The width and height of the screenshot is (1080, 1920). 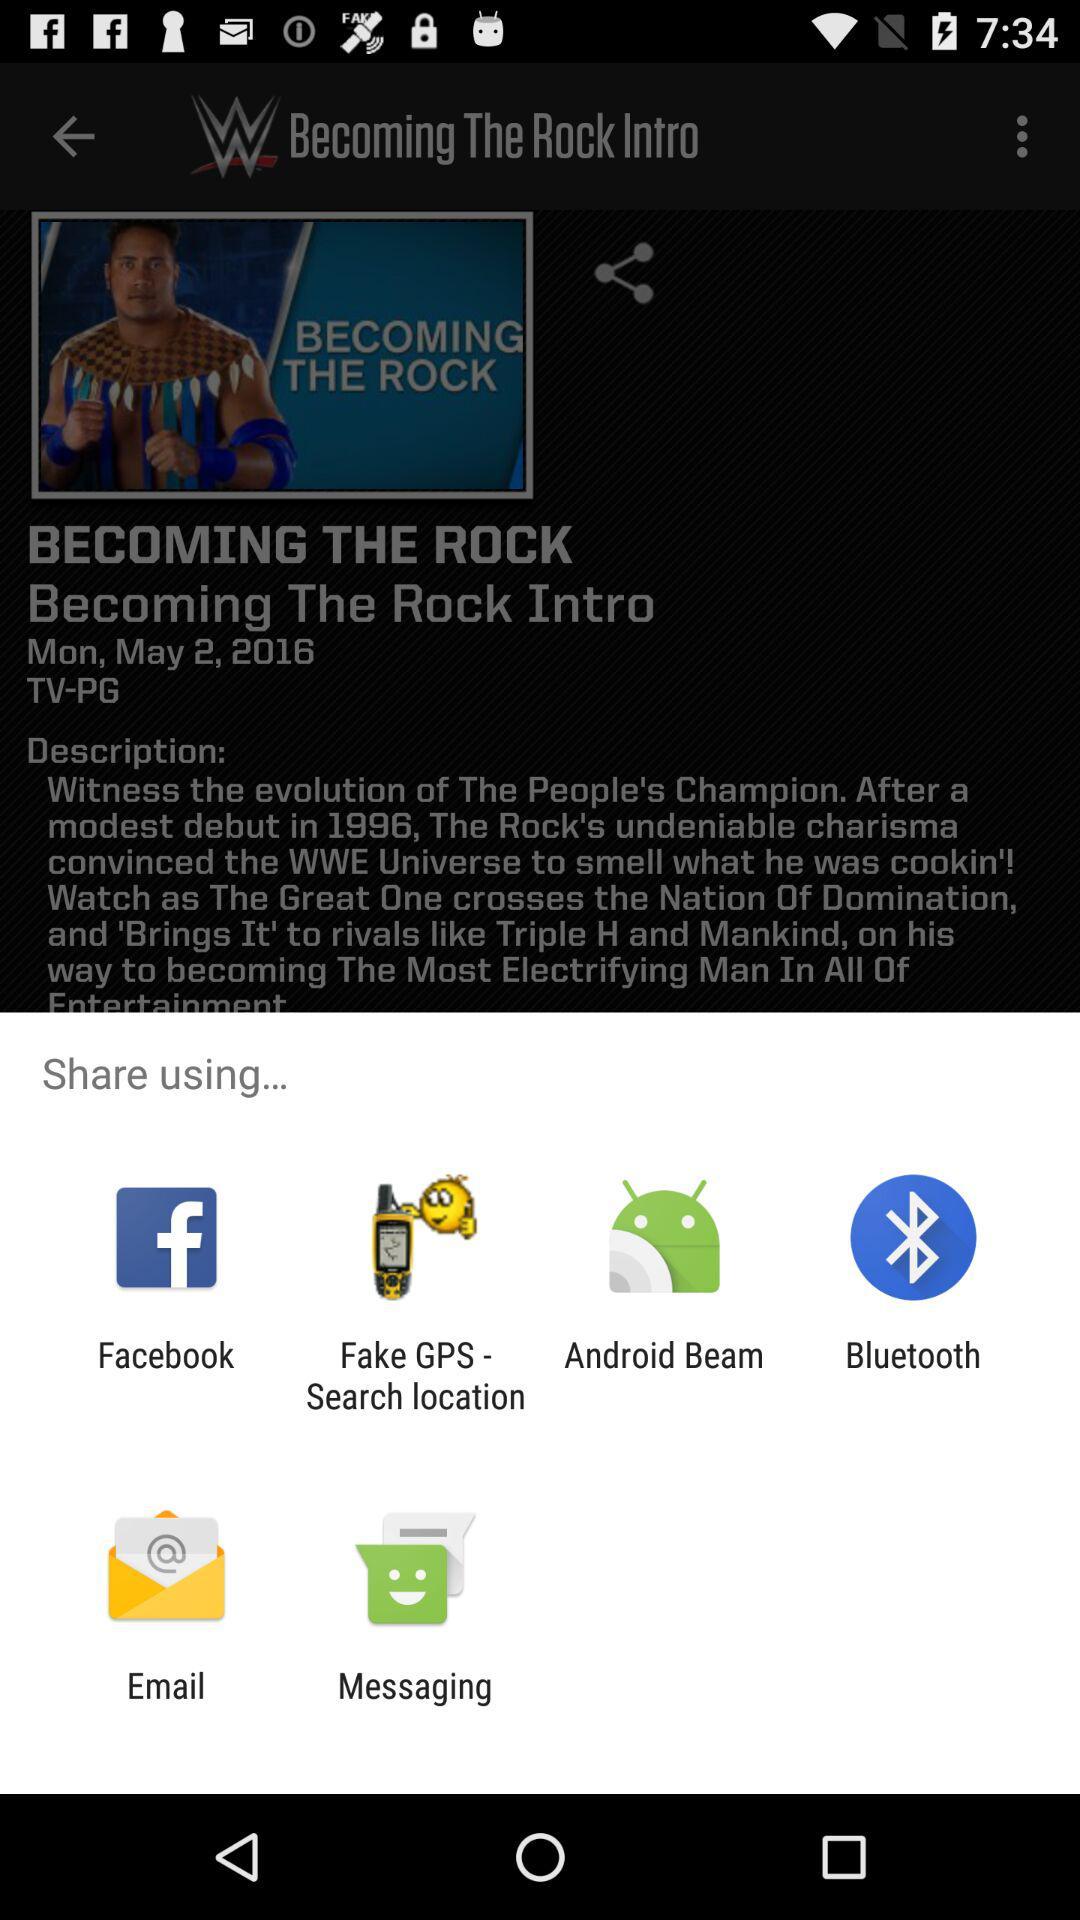 I want to click on icon next to the email item, so click(x=414, y=1705).